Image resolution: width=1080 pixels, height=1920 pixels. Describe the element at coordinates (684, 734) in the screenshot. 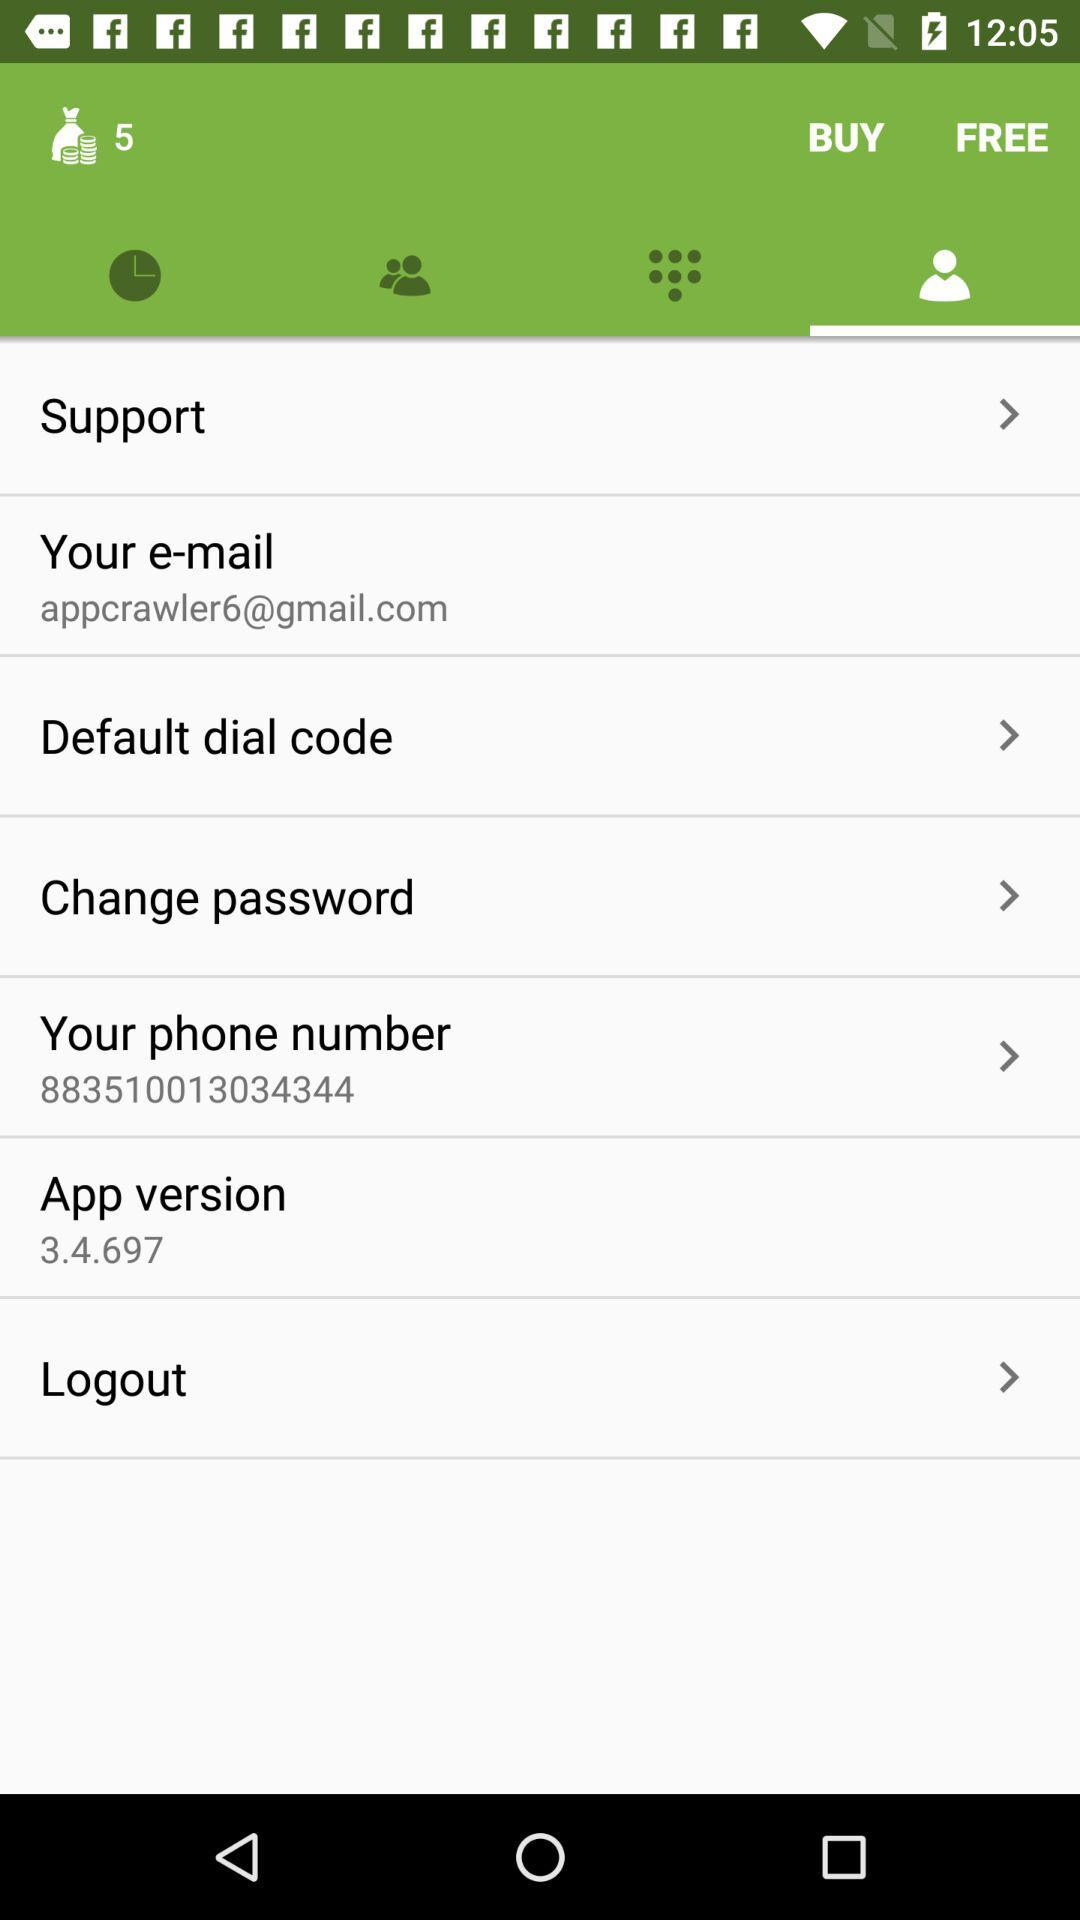

I see `the item below appcrawler6@gmail.com` at that location.